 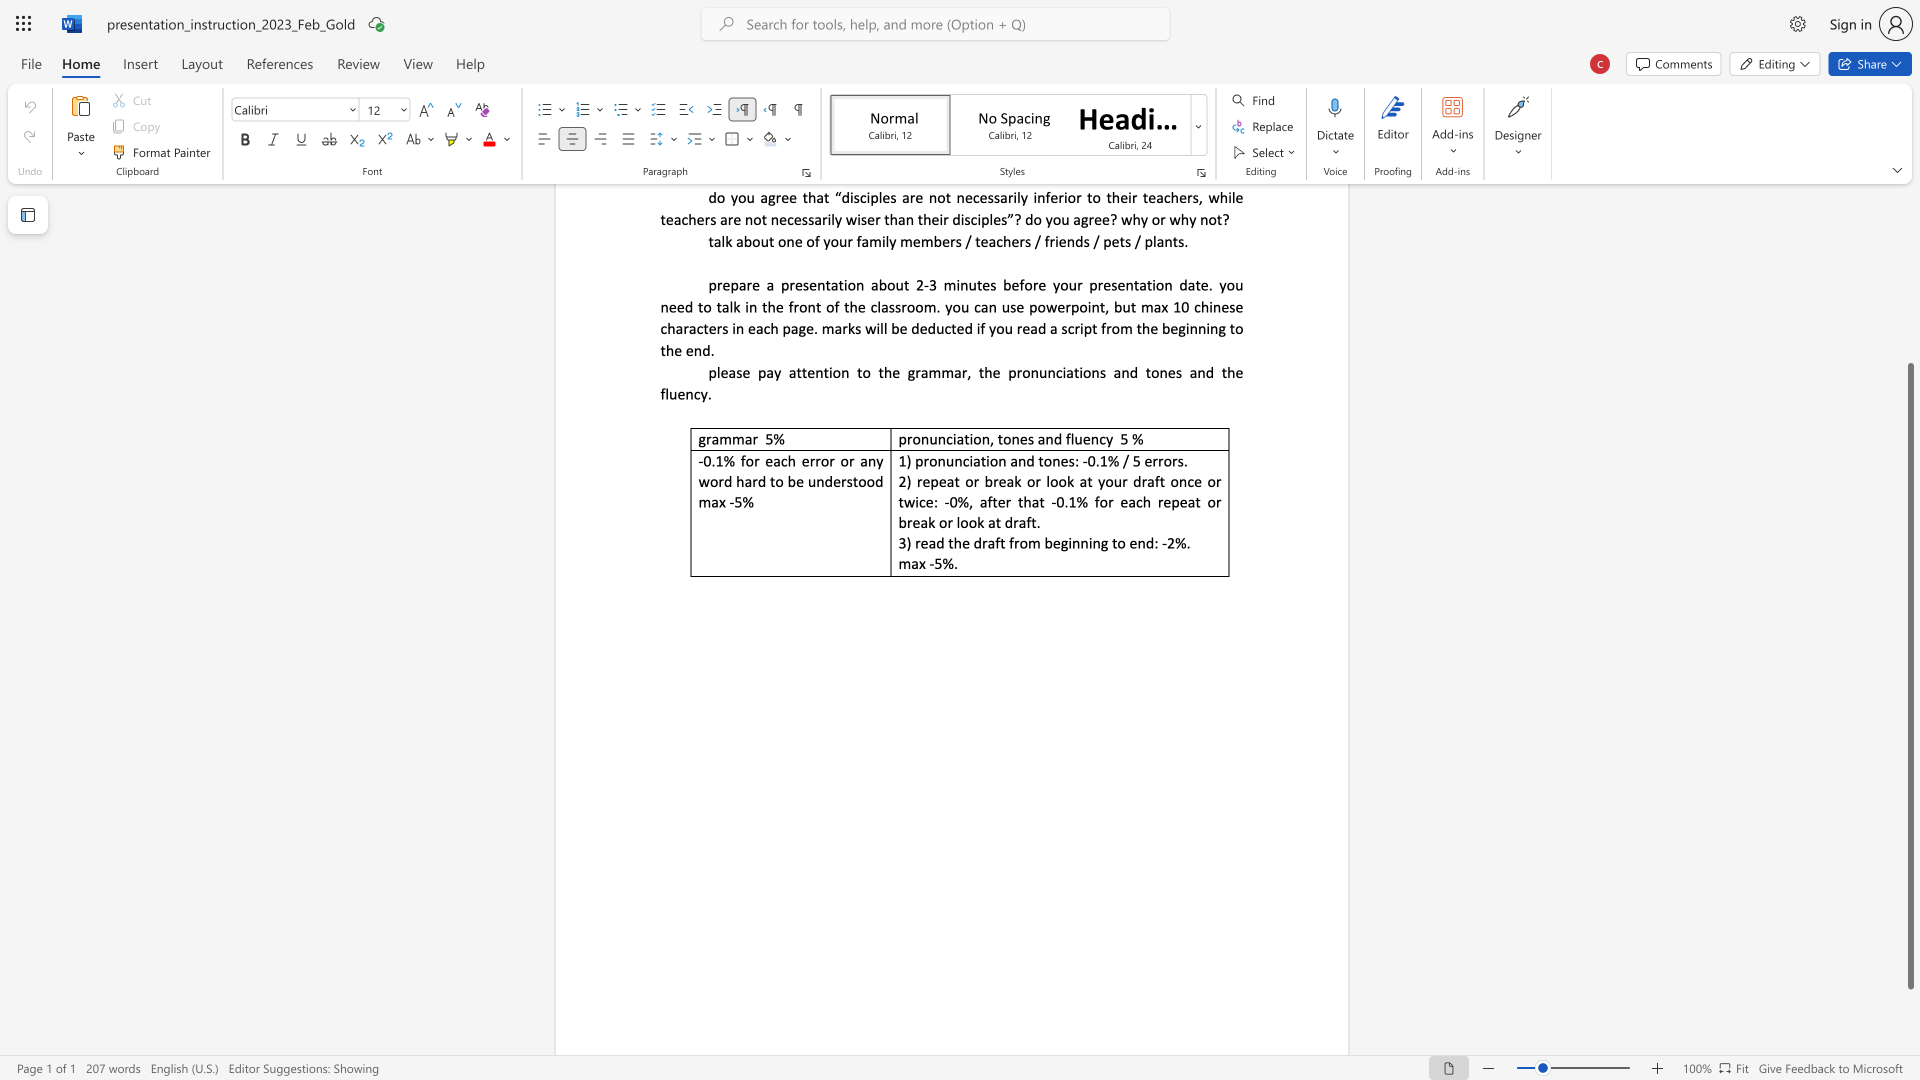 What do you see at coordinates (1909, 349) in the screenshot?
I see `the scrollbar` at bounding box center [1909, 349].